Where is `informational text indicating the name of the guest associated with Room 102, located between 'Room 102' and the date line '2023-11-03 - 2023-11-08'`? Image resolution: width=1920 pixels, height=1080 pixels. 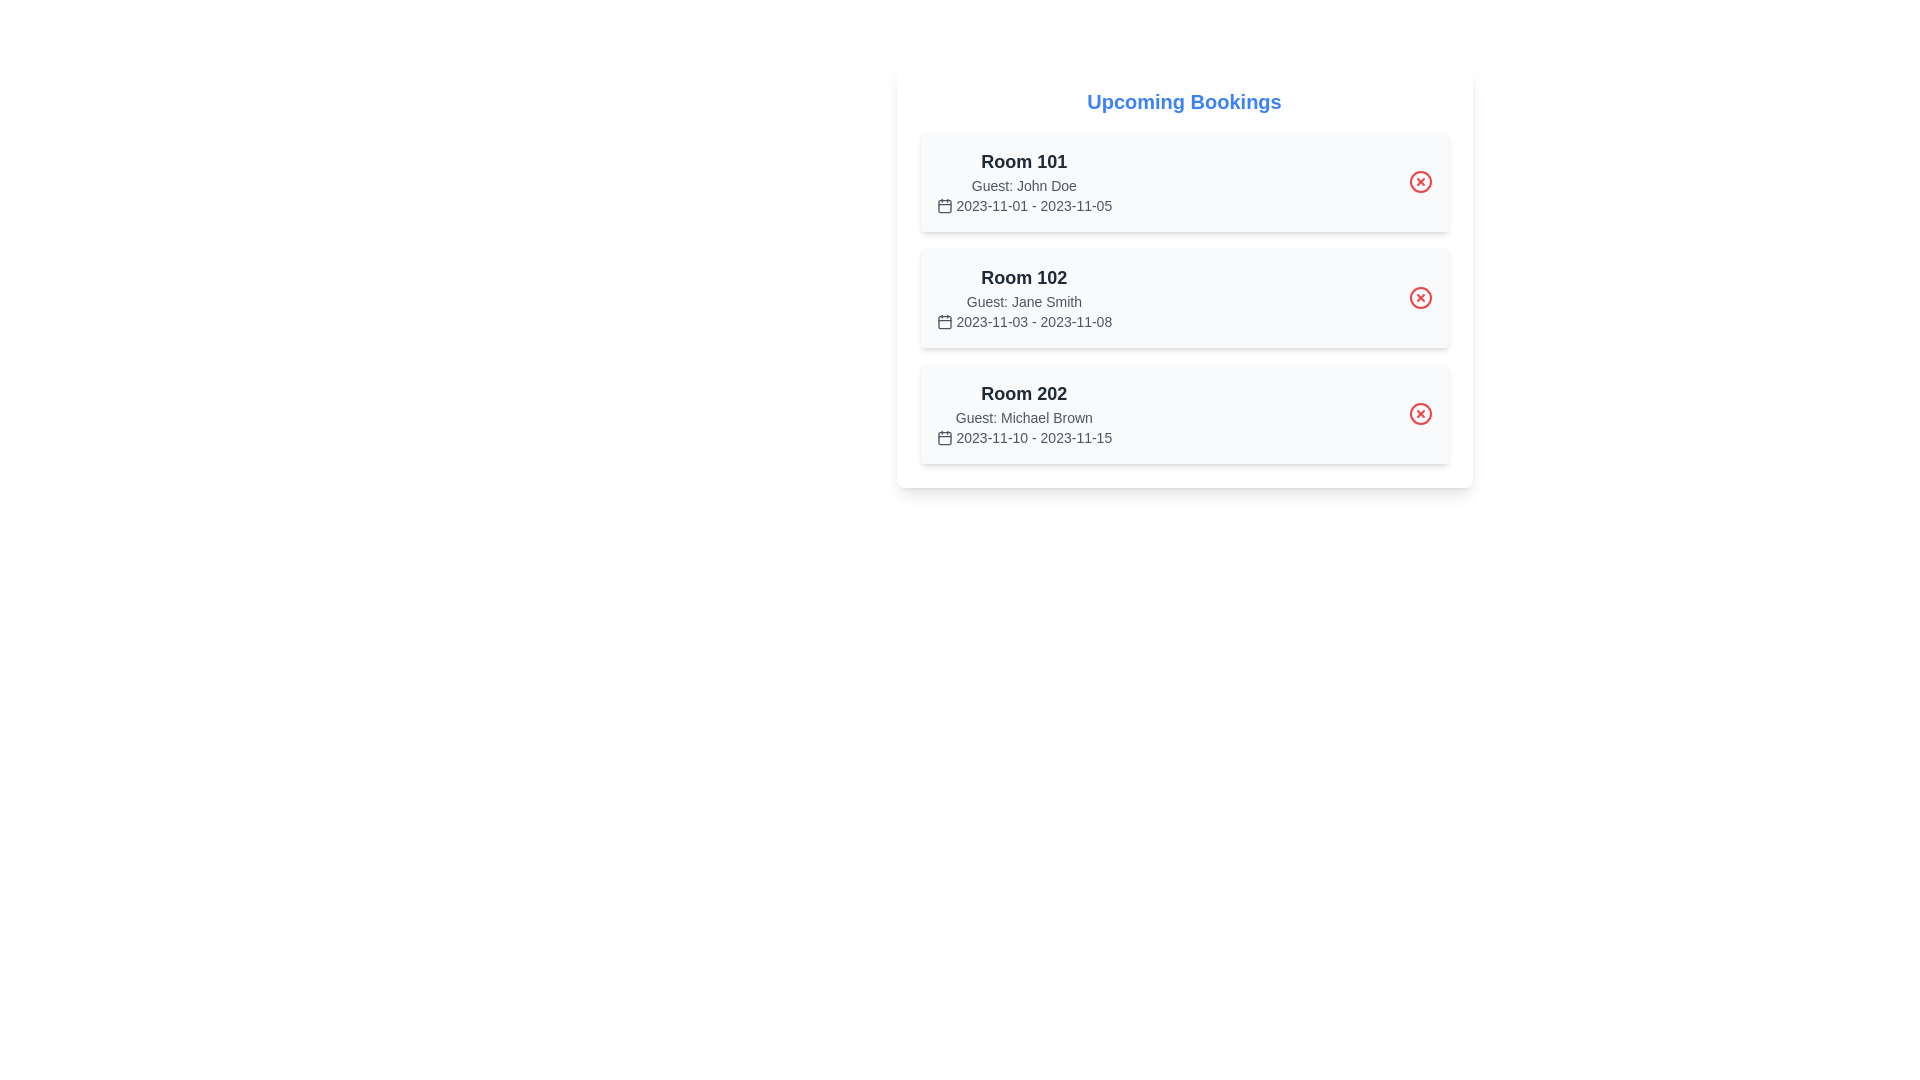
informational text indicating the name of the guest associated with Room 102, located between 'Room 102' and the date line '2023-11-03 - 2023-11-08' is located at coordinates (1024, 301).